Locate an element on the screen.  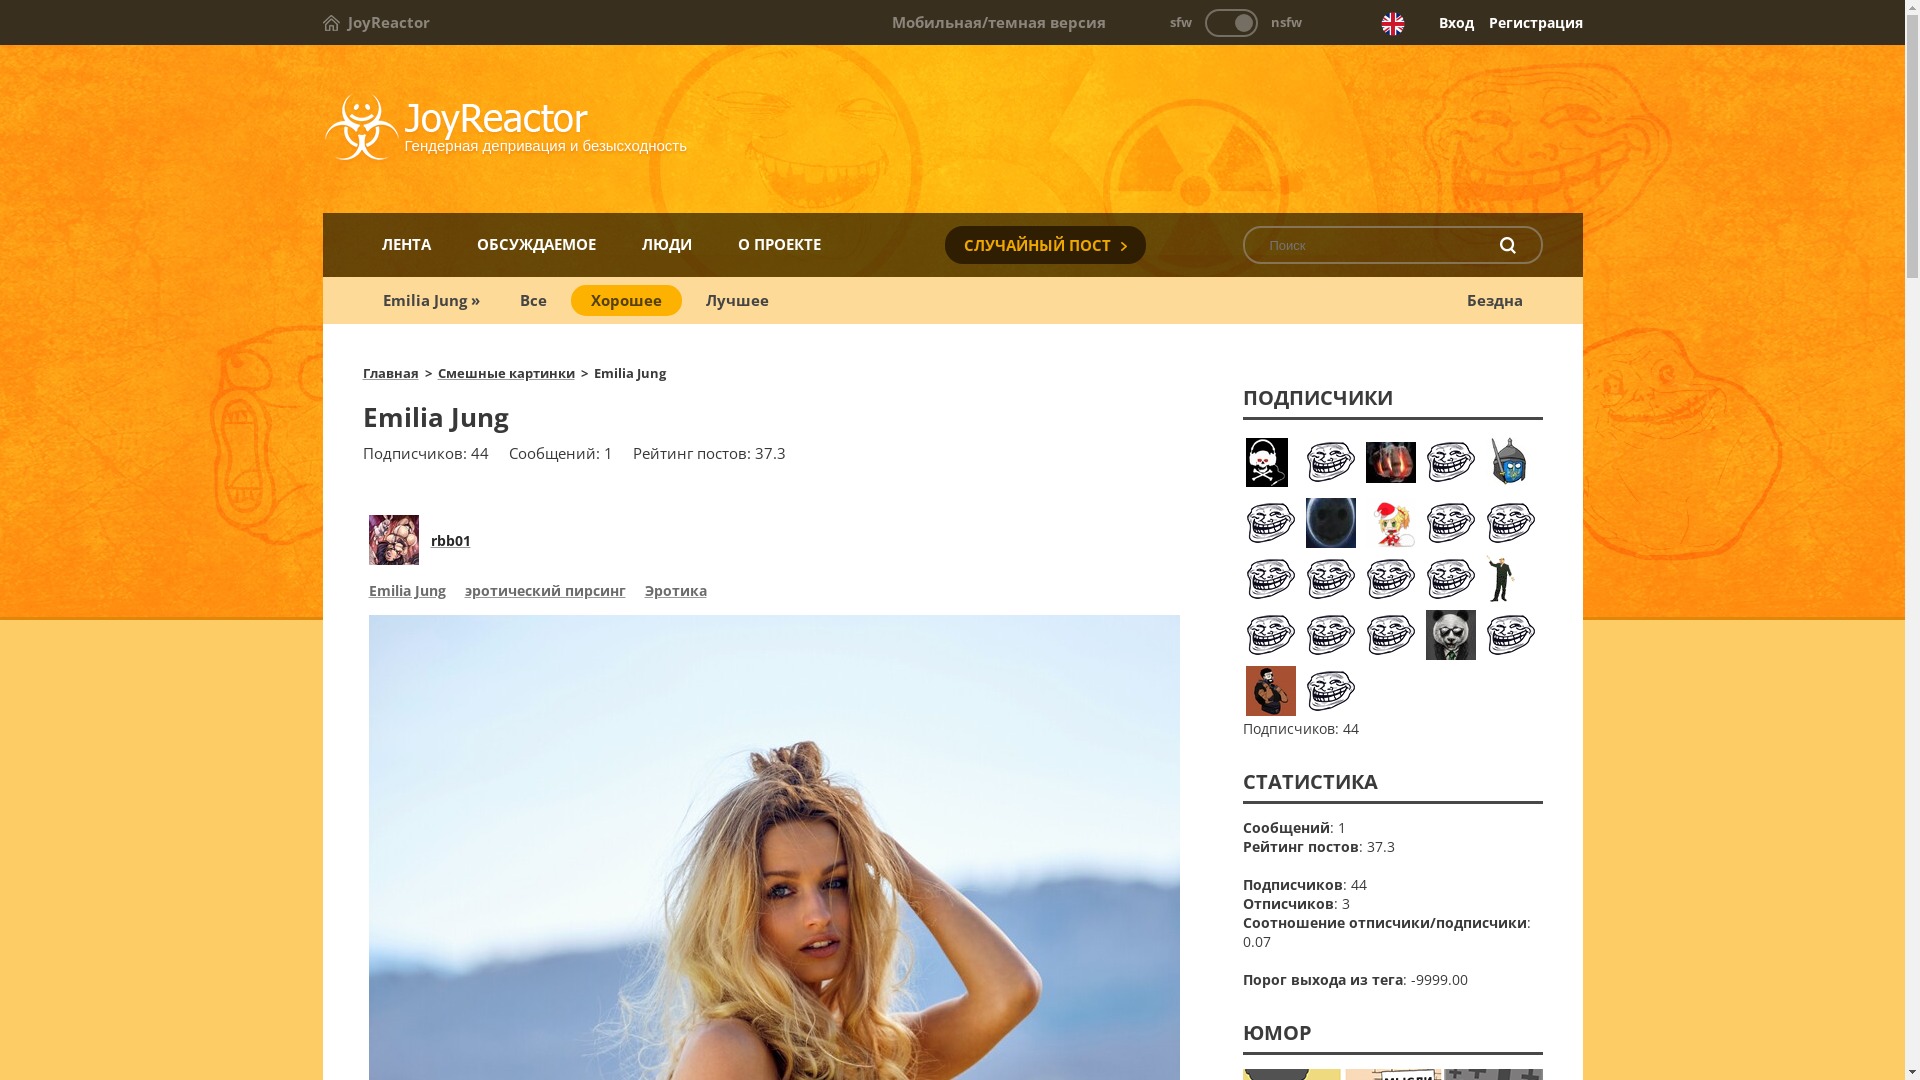
'Emilia Jung' is located at coordinates (405, 592).